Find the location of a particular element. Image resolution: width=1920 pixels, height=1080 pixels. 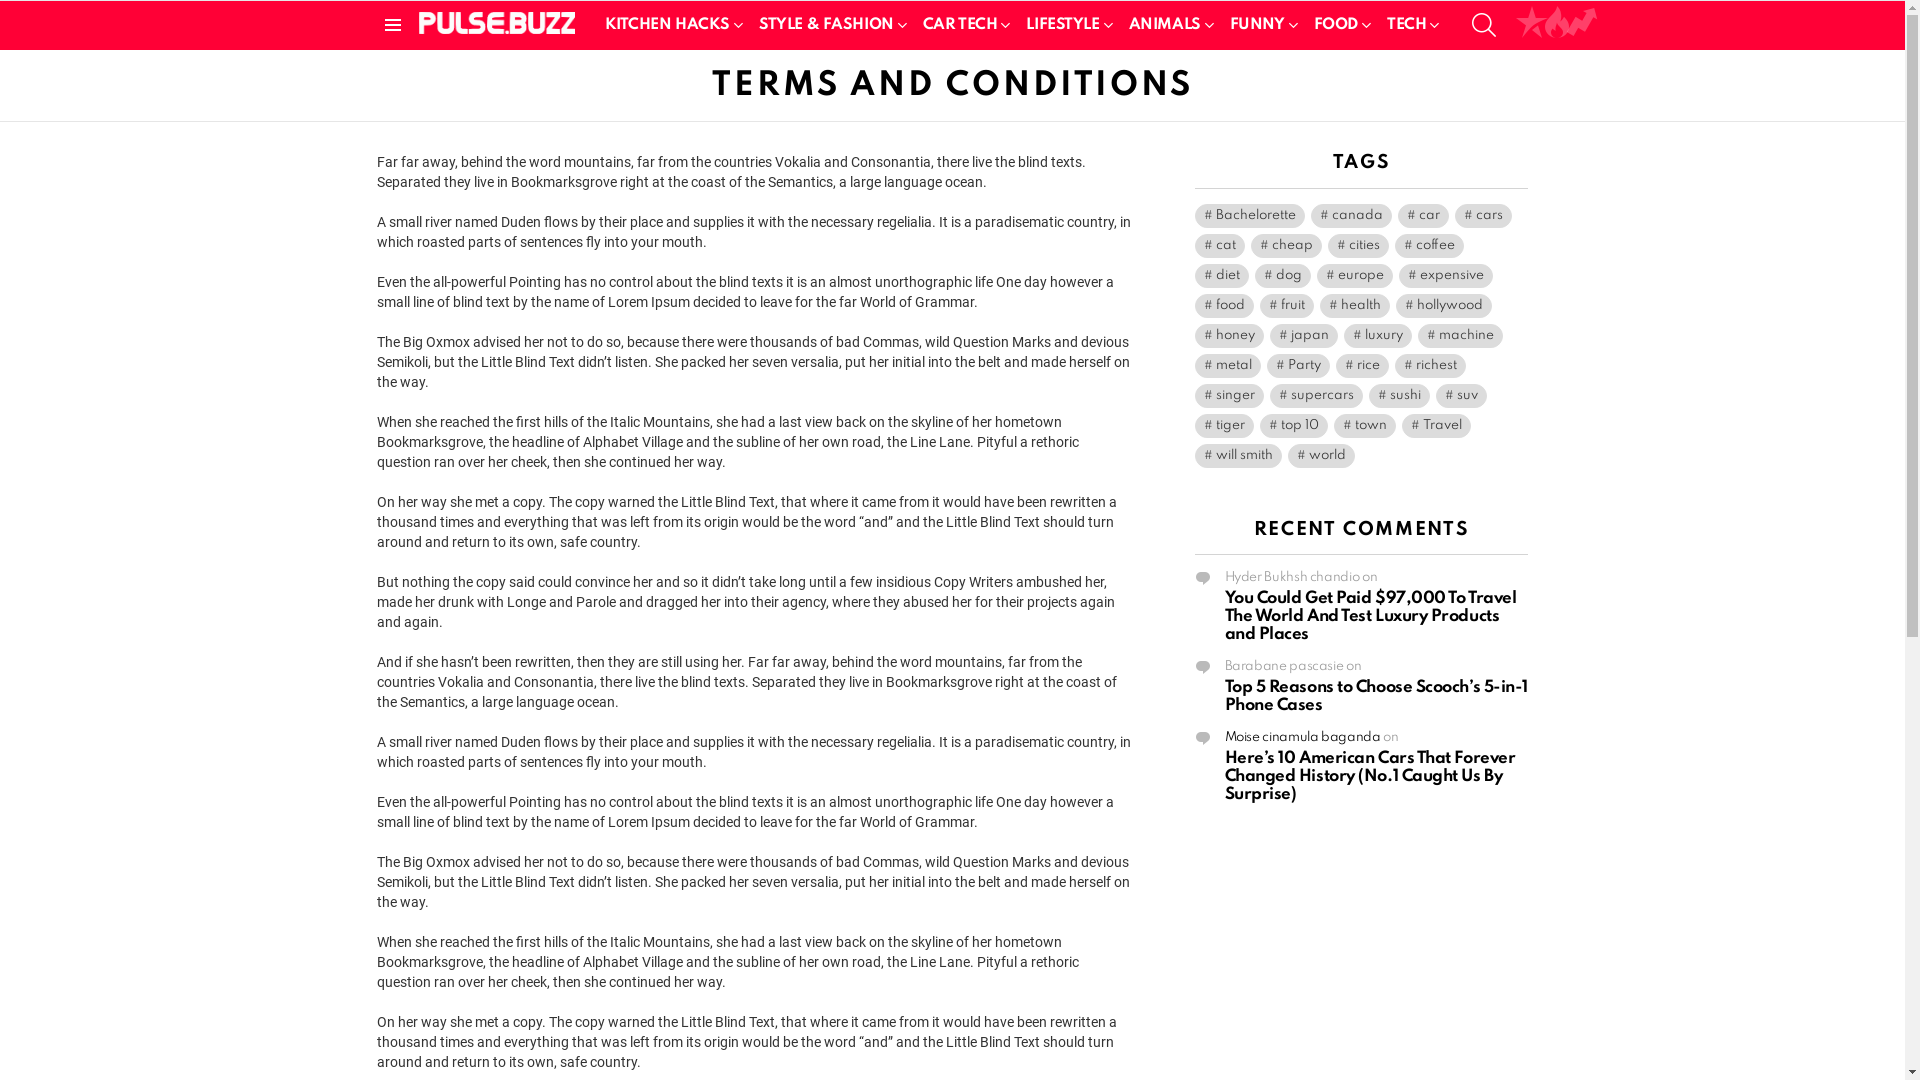

'health' is located at coordinates (1354, 305).